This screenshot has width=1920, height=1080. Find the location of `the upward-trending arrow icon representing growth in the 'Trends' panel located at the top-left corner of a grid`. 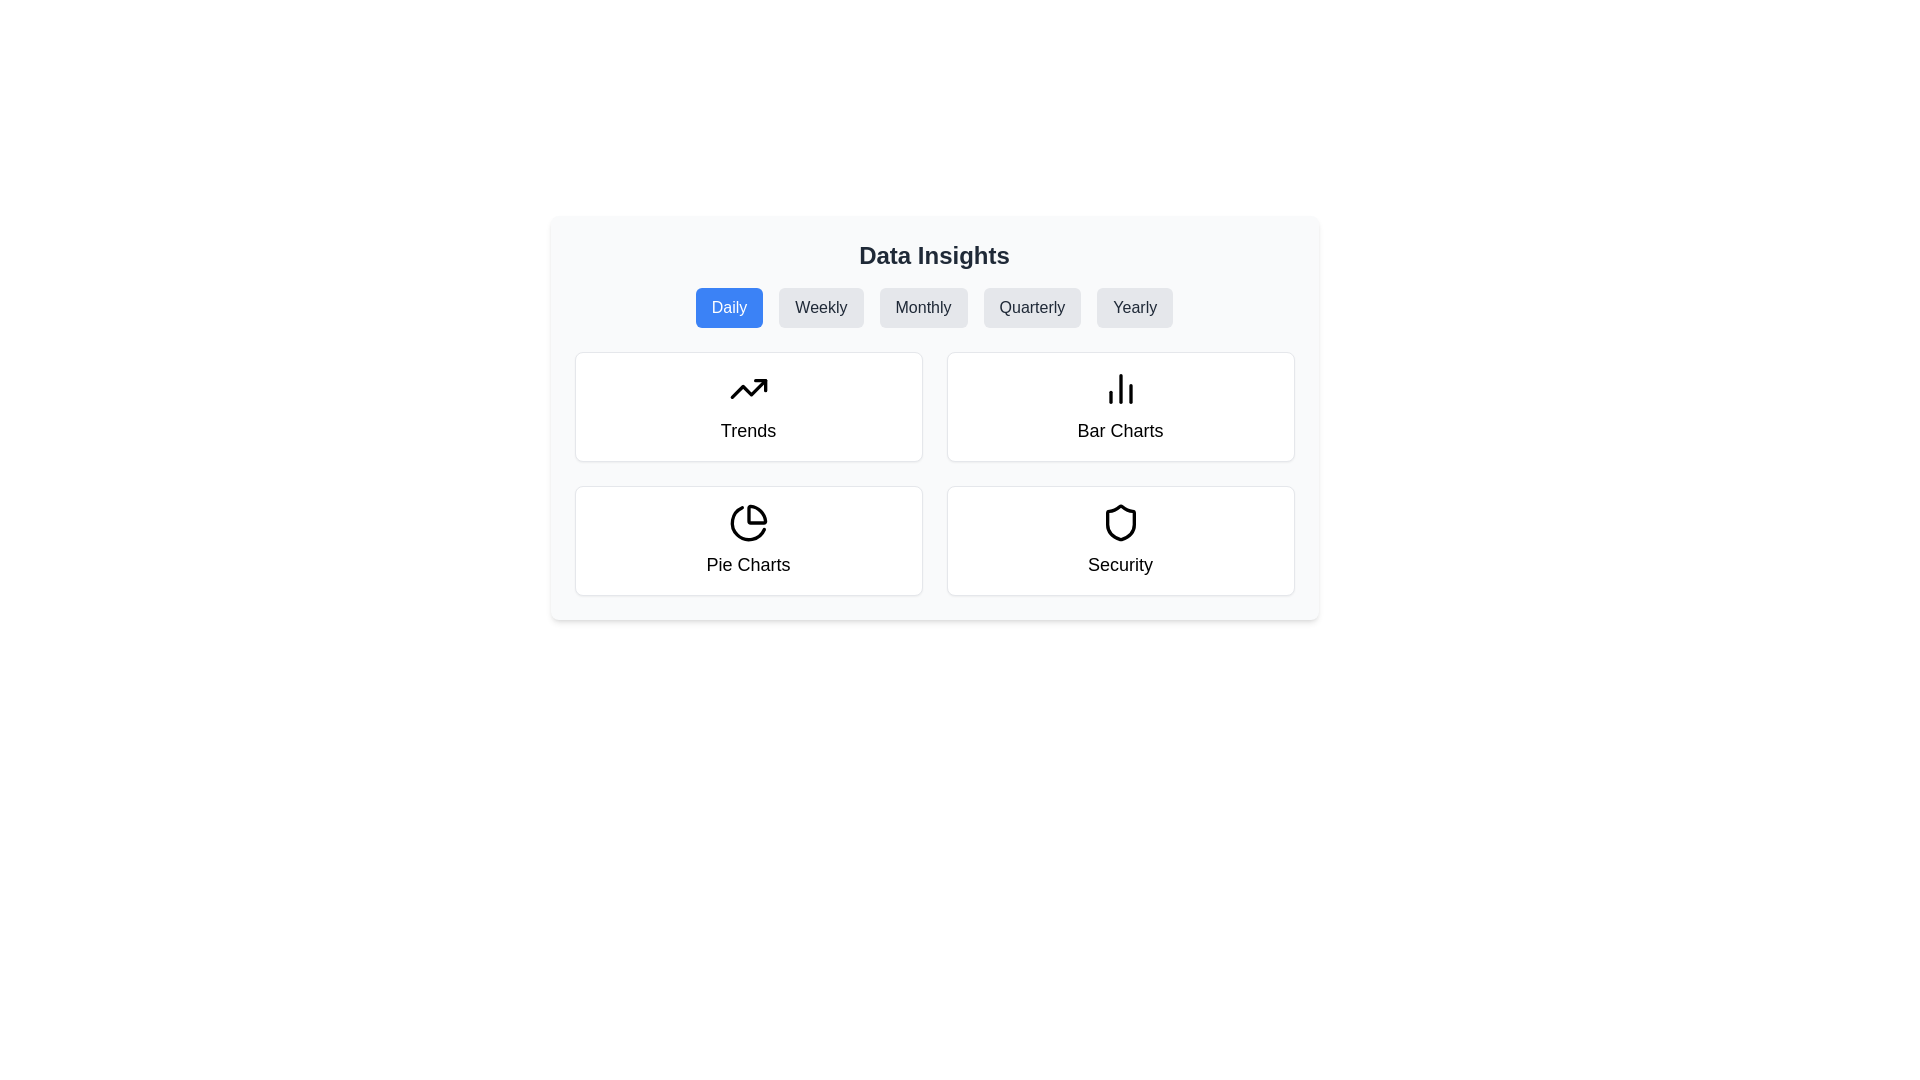

the upward-trending arrow icon representing growth in the 'Trends' panel located at the top-left corner of a grid is located at coordinates (747, 389).